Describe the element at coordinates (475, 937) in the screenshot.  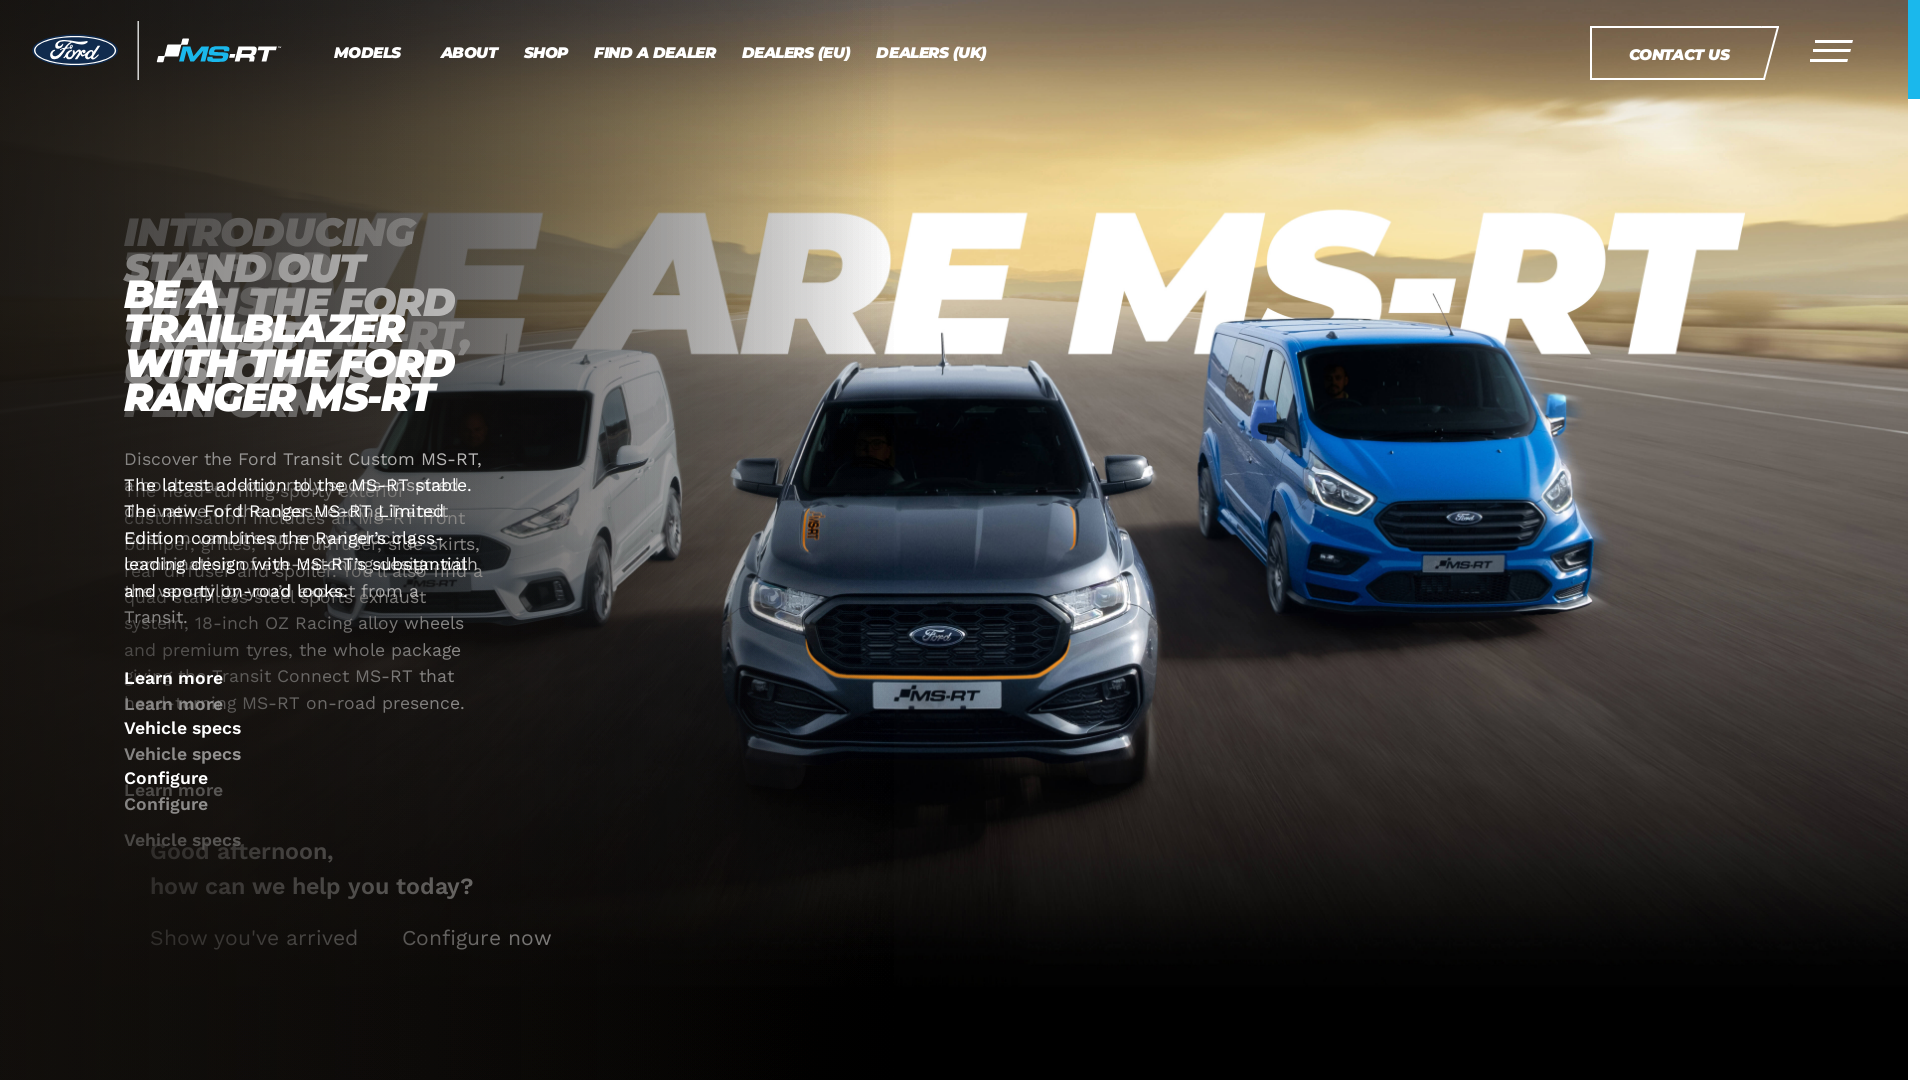
I see `'Configure now'` at that location.